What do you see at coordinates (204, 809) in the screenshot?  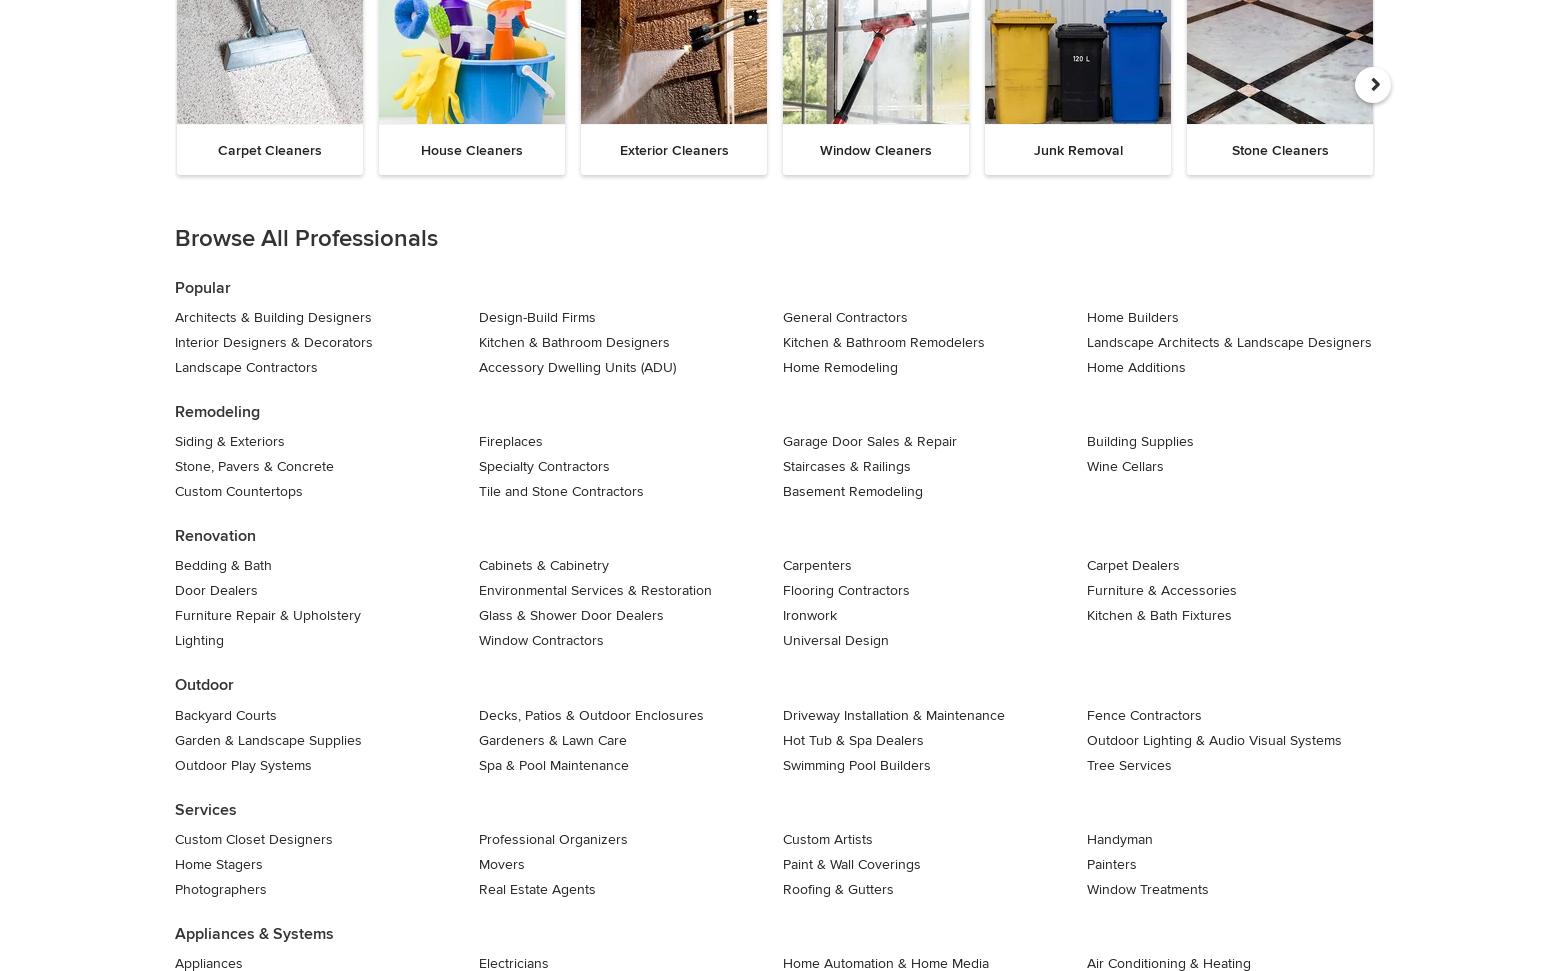 I see `'Services'` at bounding box center [204, 809].